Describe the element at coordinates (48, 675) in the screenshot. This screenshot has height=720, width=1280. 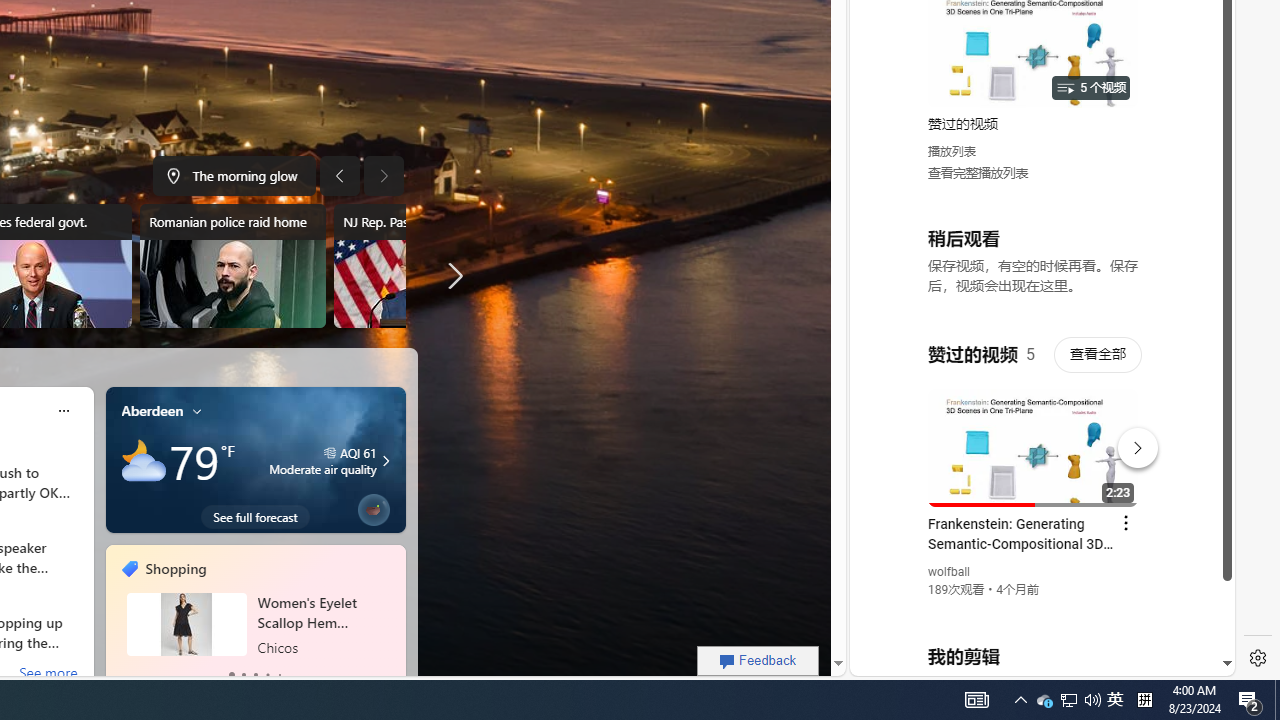
I see `'See more'` at that location.